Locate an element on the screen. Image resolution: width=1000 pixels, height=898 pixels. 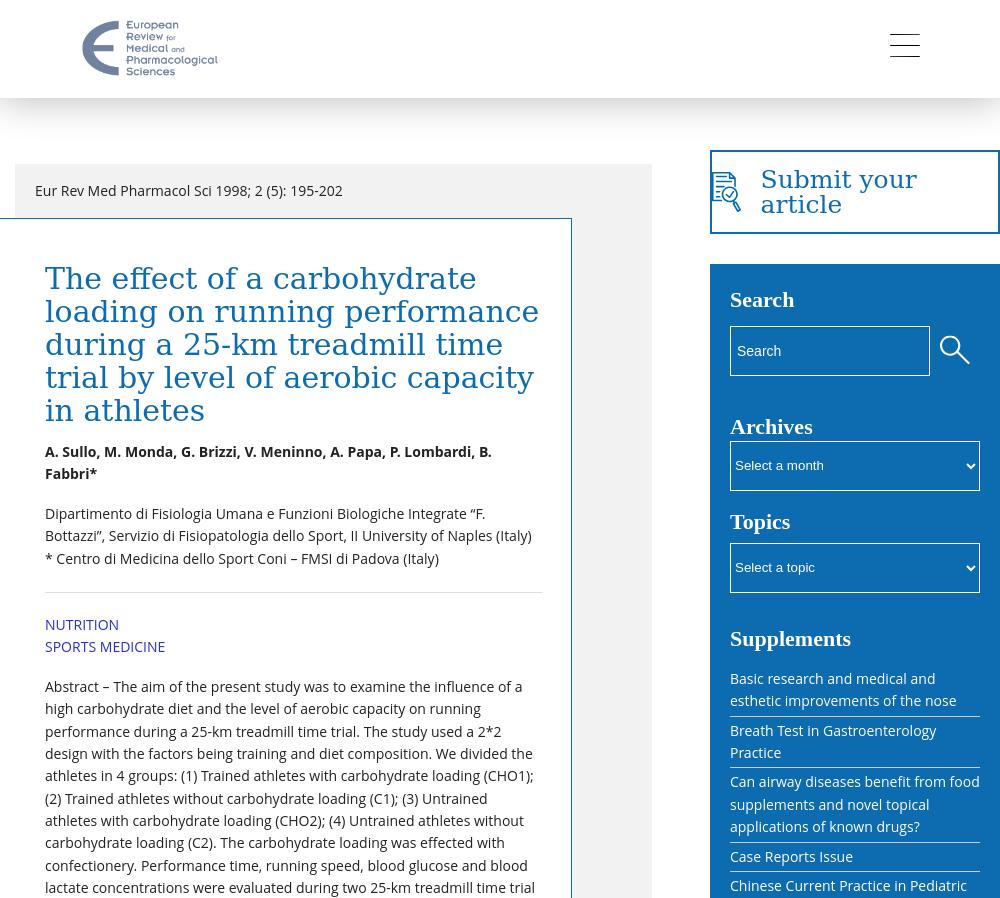
'Supplements' is located at coordinates (790, 636).